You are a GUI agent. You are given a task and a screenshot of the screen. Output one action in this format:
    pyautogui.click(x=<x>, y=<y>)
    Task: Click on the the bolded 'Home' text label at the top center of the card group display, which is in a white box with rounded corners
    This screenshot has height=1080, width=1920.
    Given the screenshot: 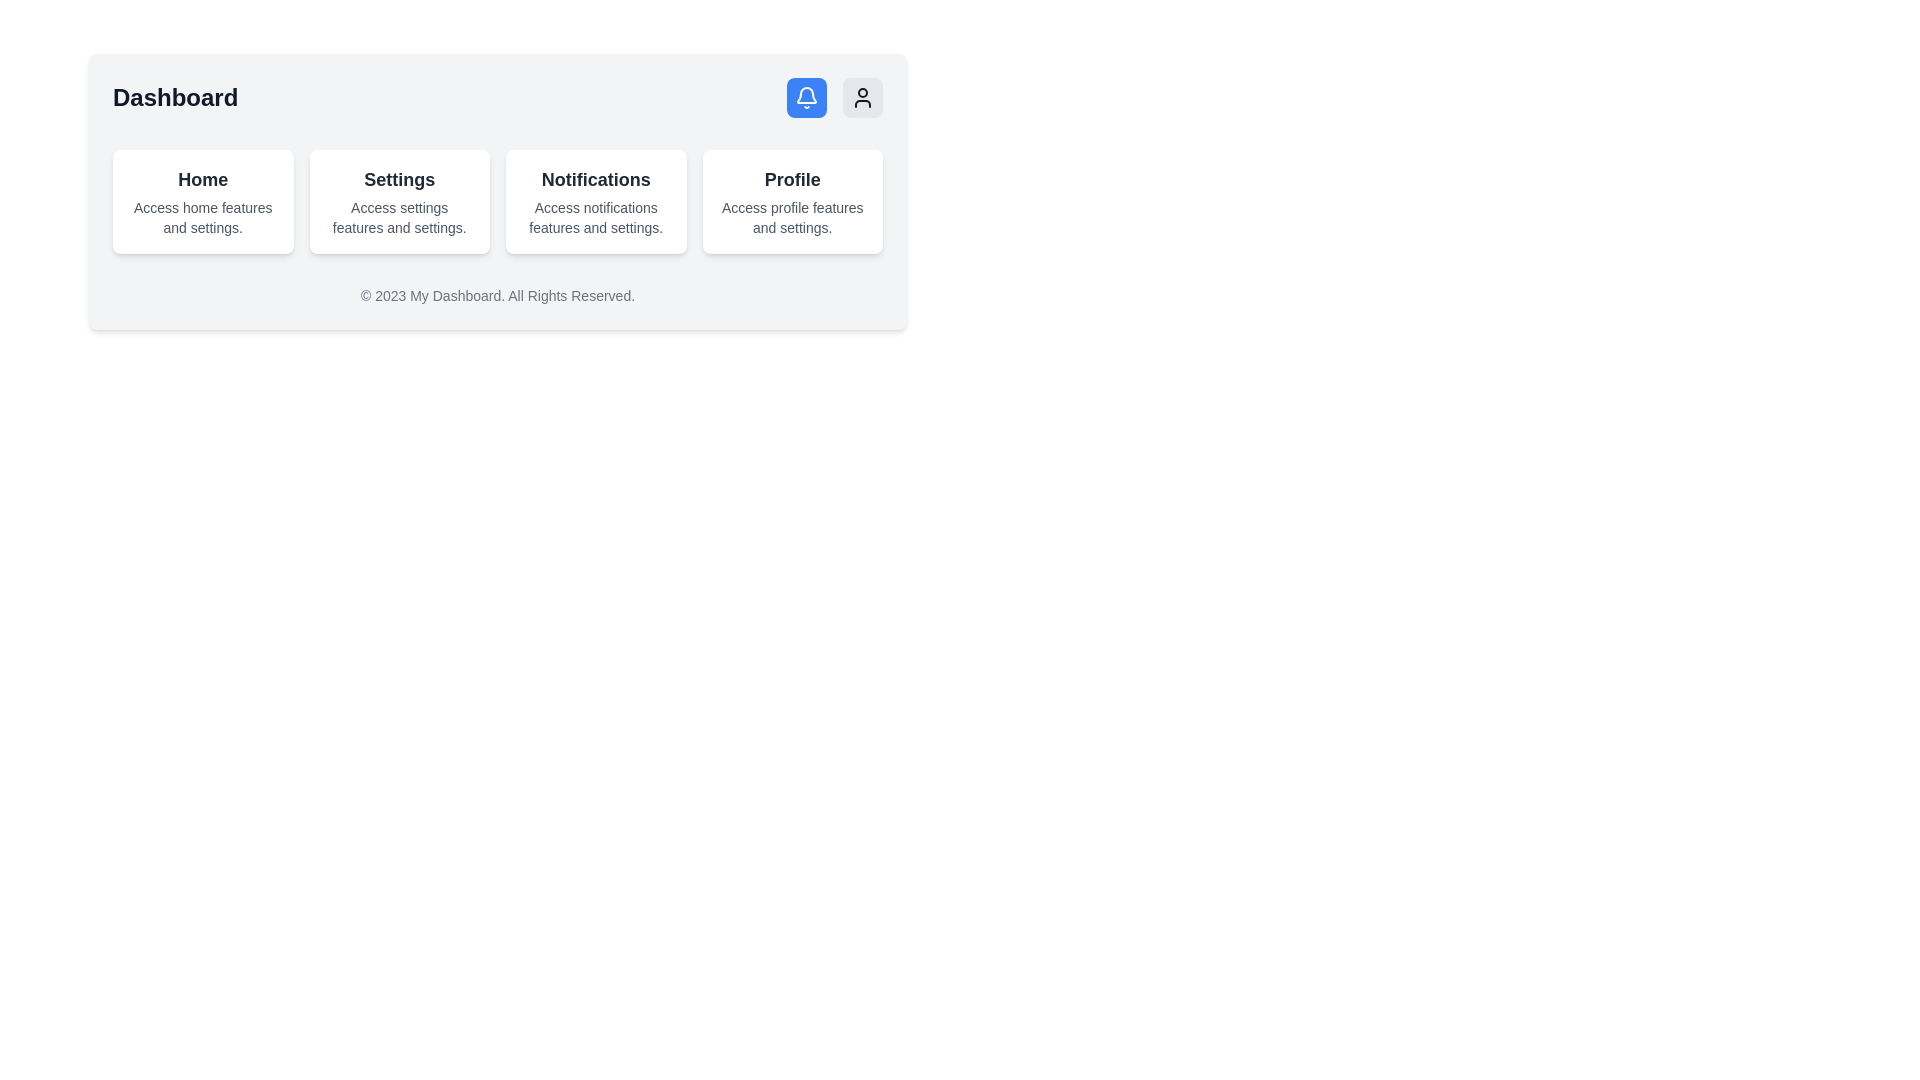 What is the action you would take?
    pyautogui.click(x=203, y=180)
    